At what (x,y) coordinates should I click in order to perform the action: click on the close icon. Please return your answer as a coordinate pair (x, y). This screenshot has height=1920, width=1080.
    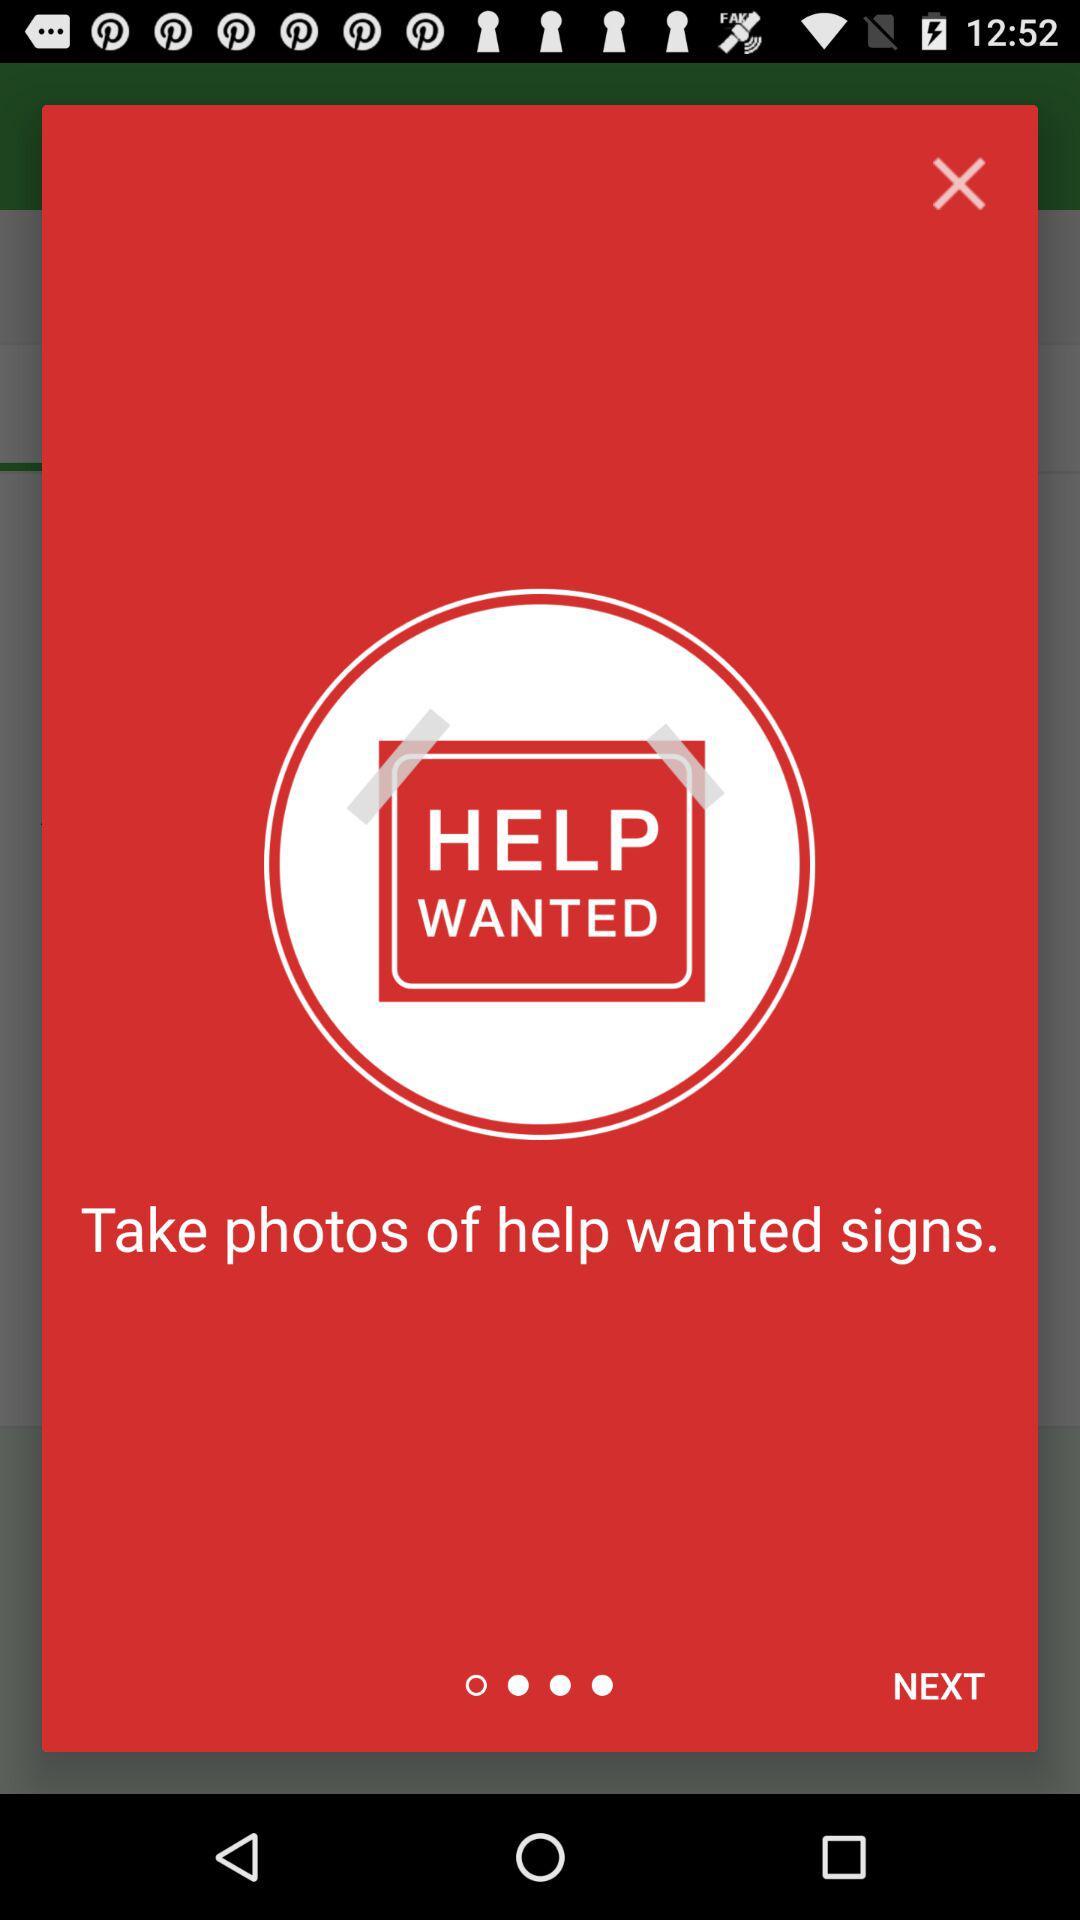
    Looking at the image, I should click on (958, 196).